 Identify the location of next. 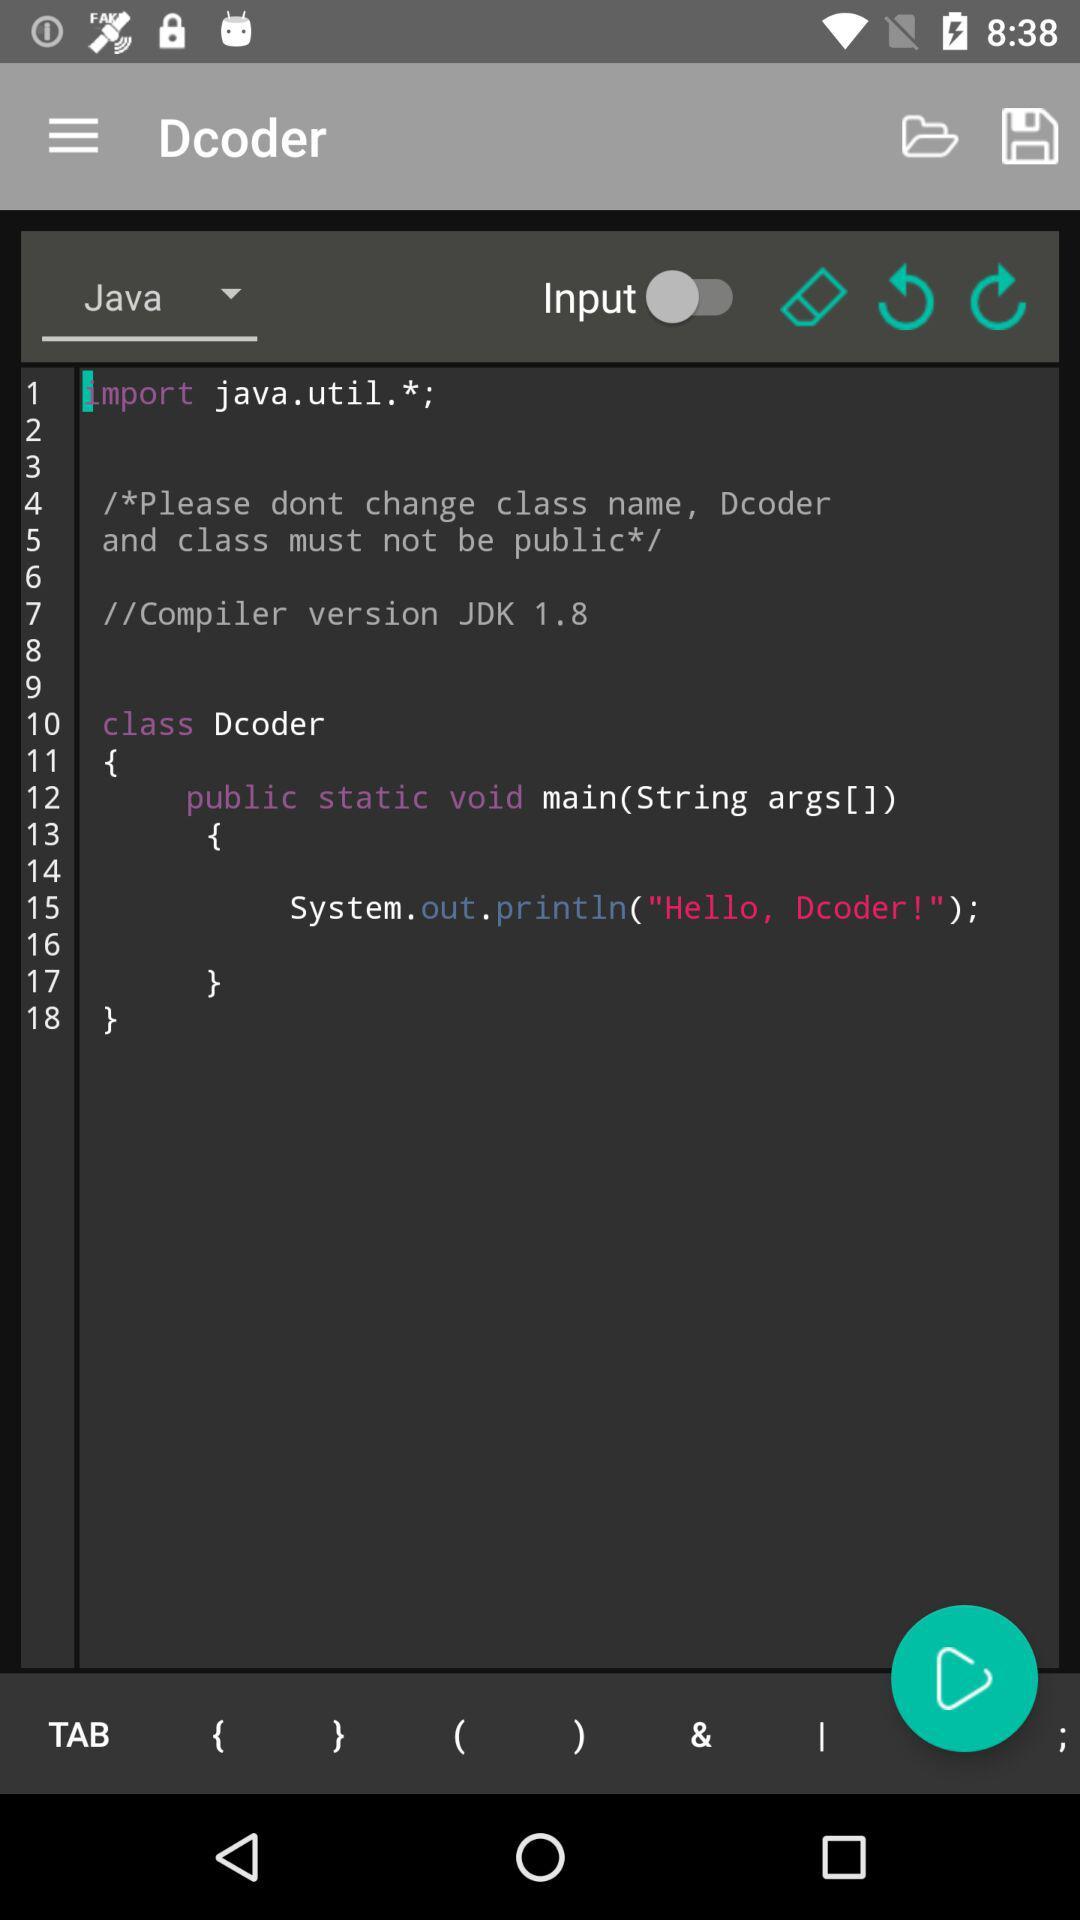
(963, 1678).